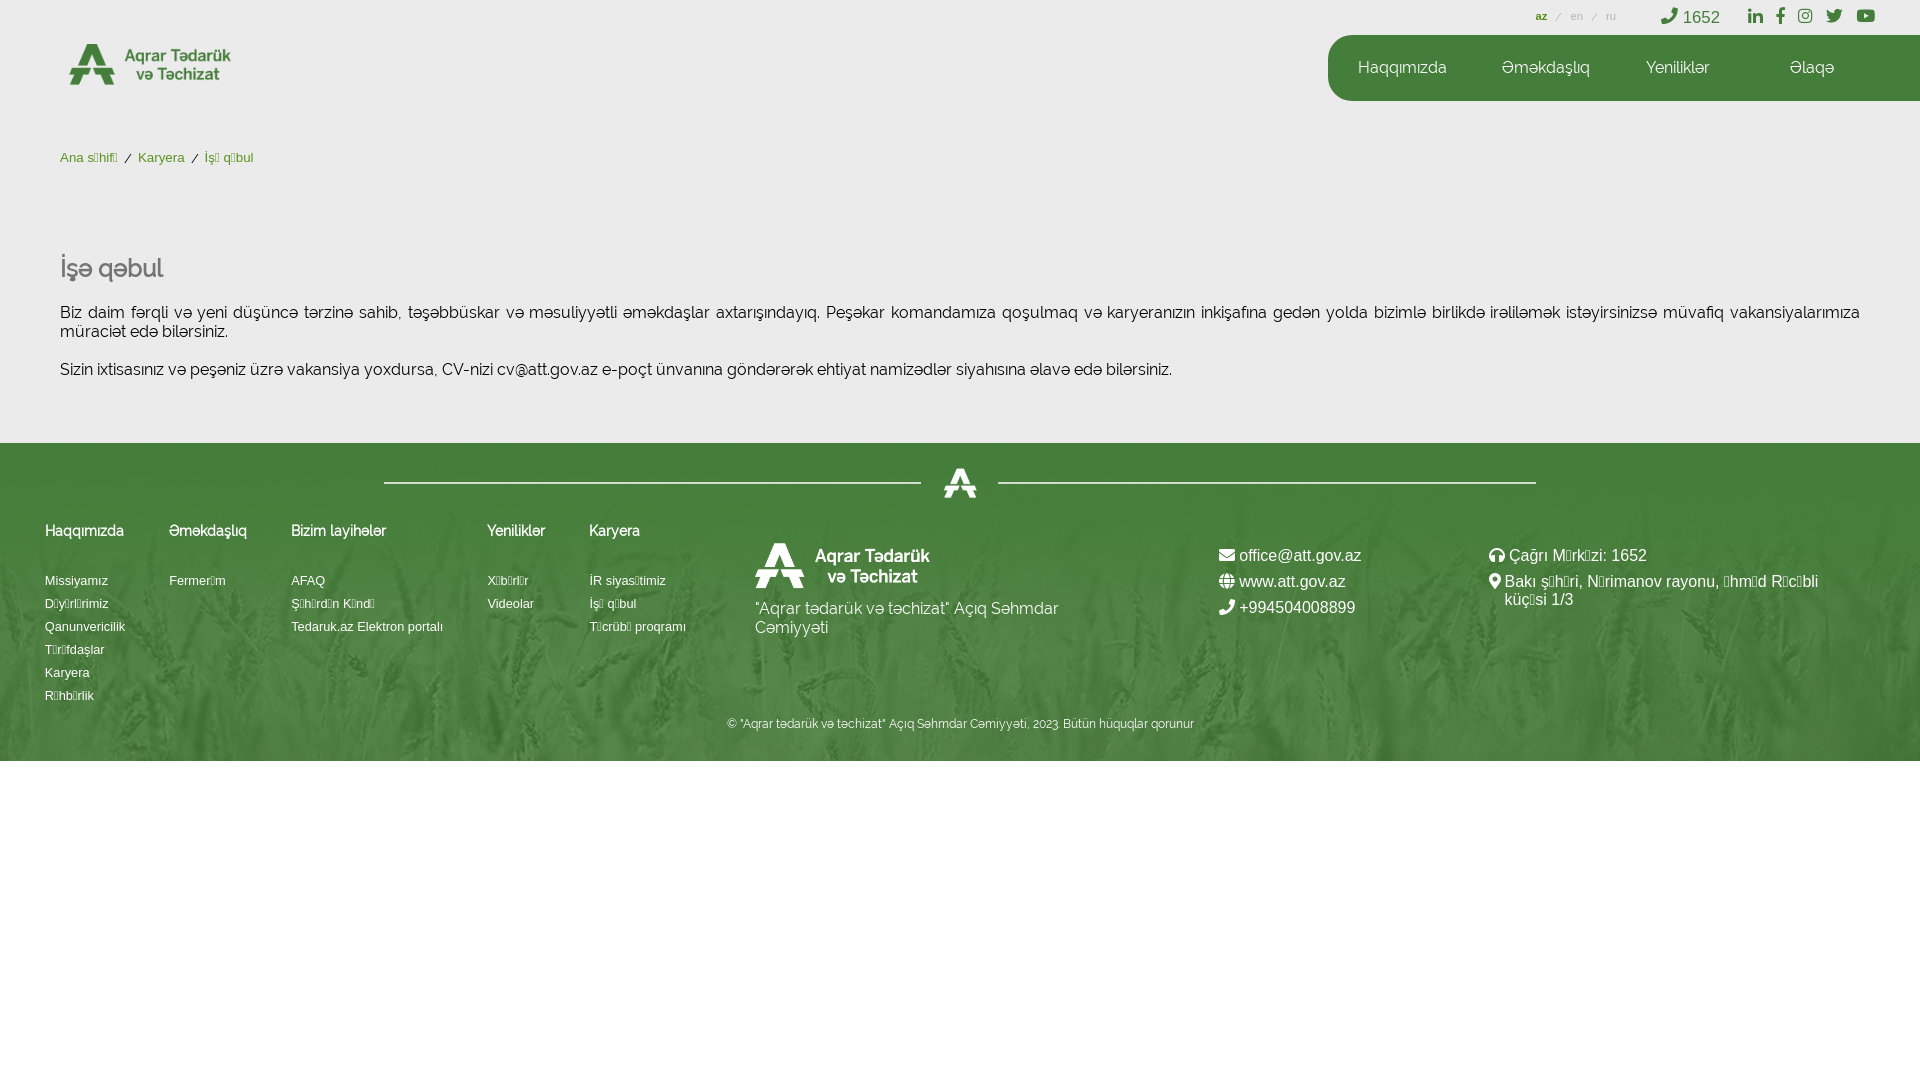 The image size is (1920, 1080). What do you see at coordinates (1218, 582) in the screenshot?
I see `'www.att.gov.az'` at bounding box center [1218, 582].